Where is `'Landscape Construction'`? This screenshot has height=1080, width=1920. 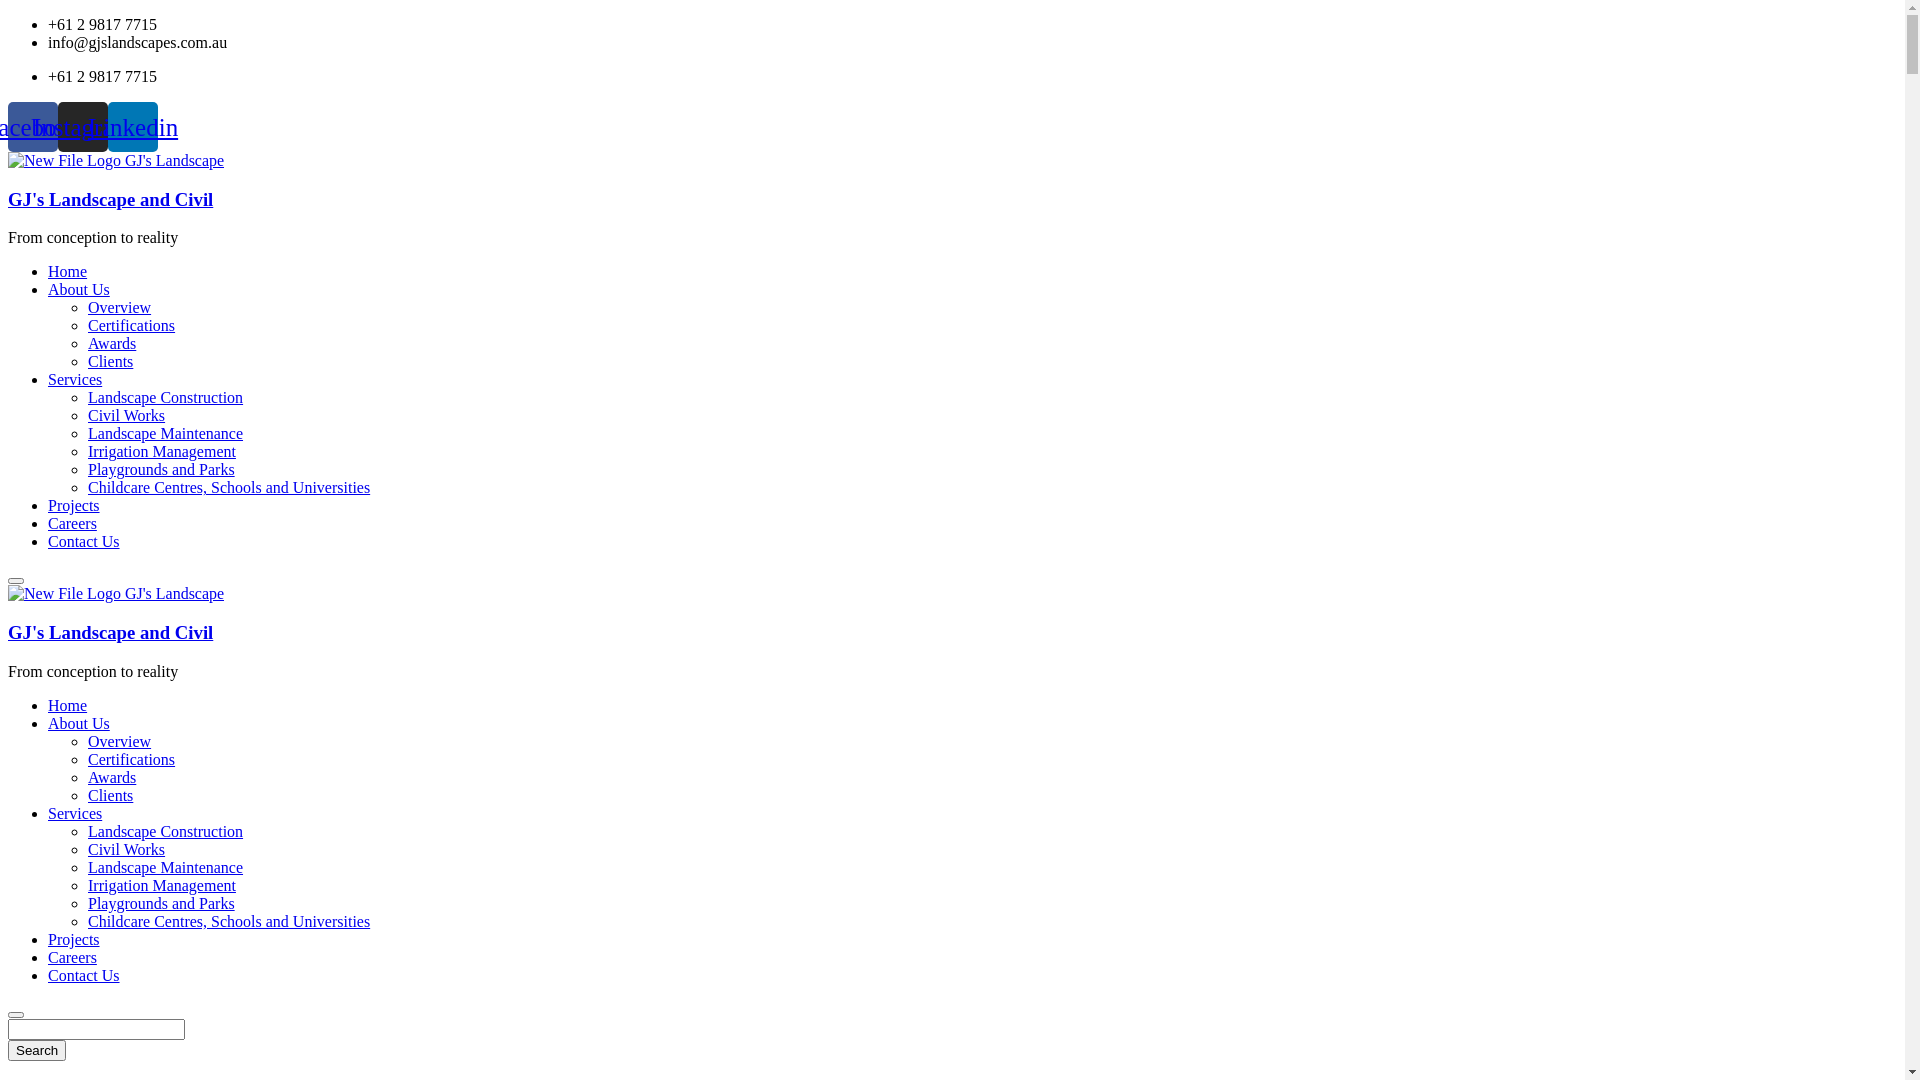
'Landscape Construction' is located at coordinates (165, 397).